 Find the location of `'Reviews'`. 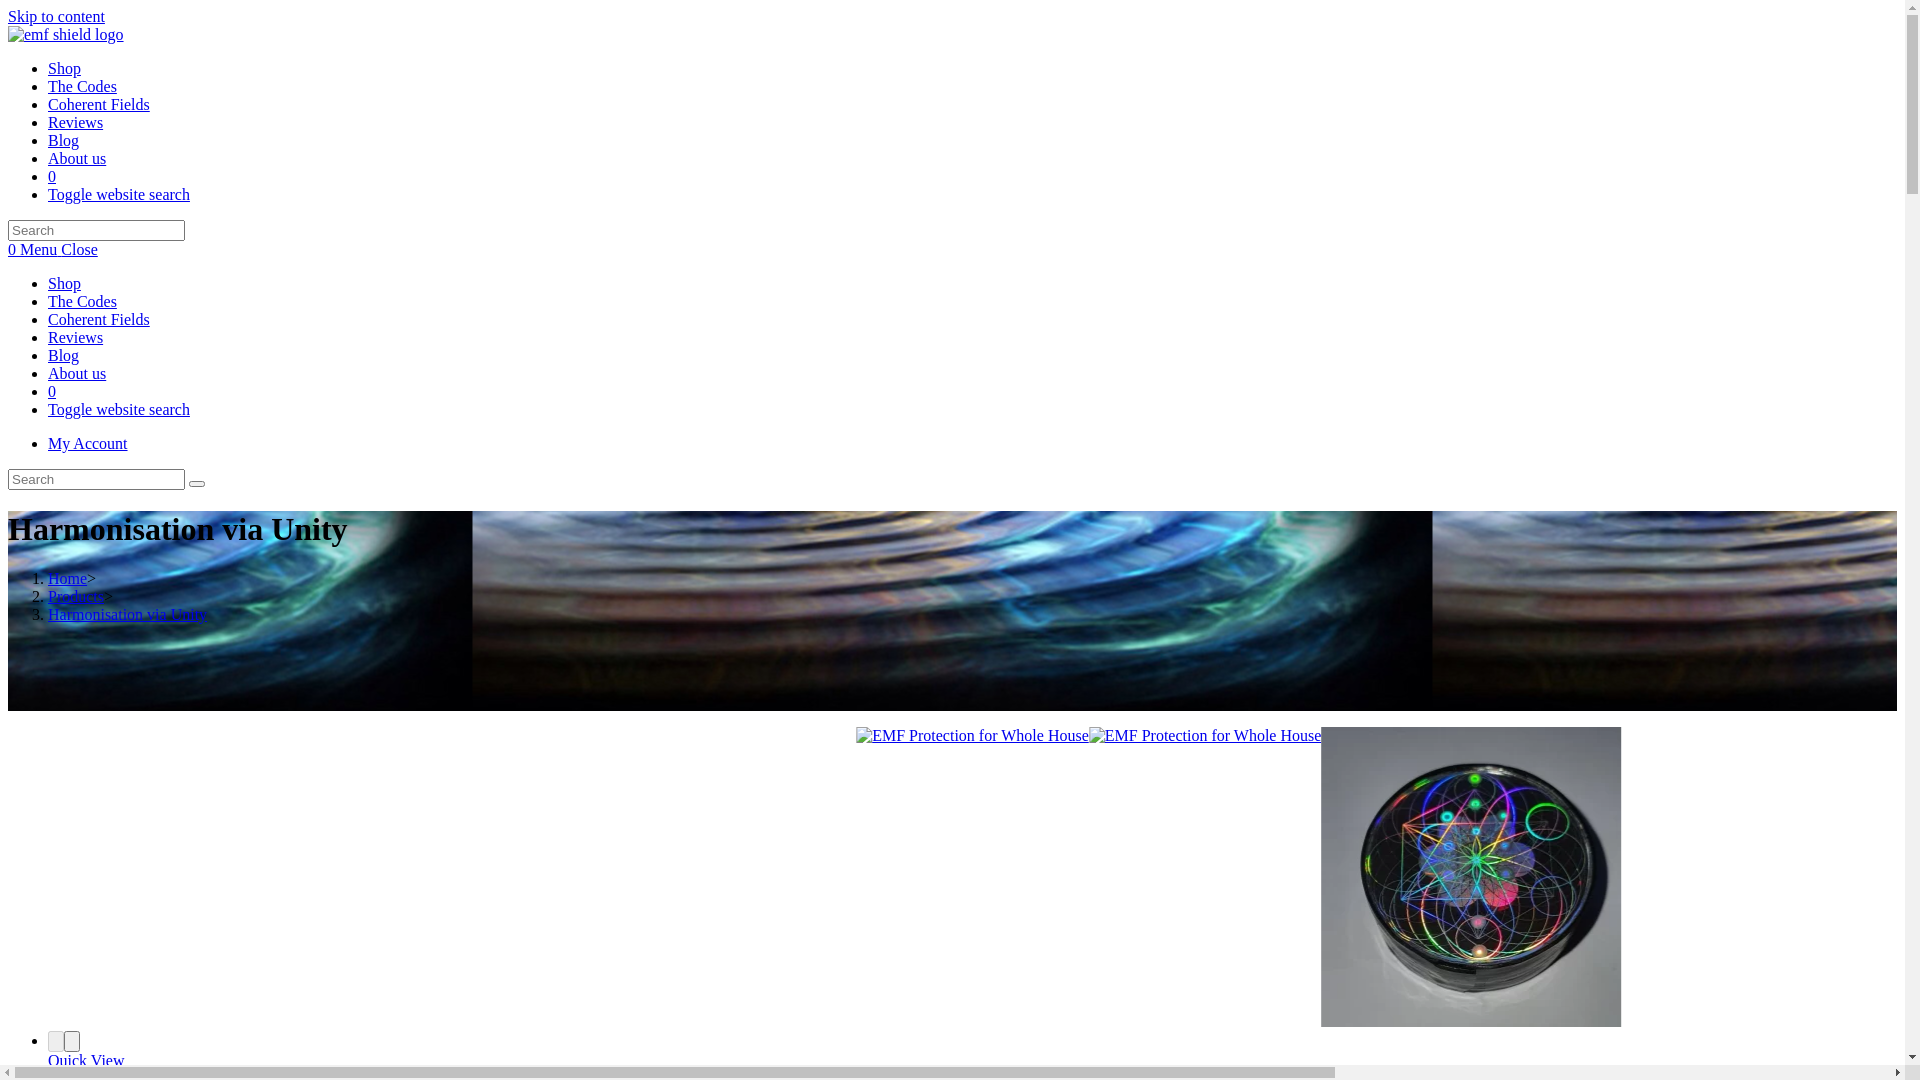

'Reviews' is located at coordinates (75, 122).